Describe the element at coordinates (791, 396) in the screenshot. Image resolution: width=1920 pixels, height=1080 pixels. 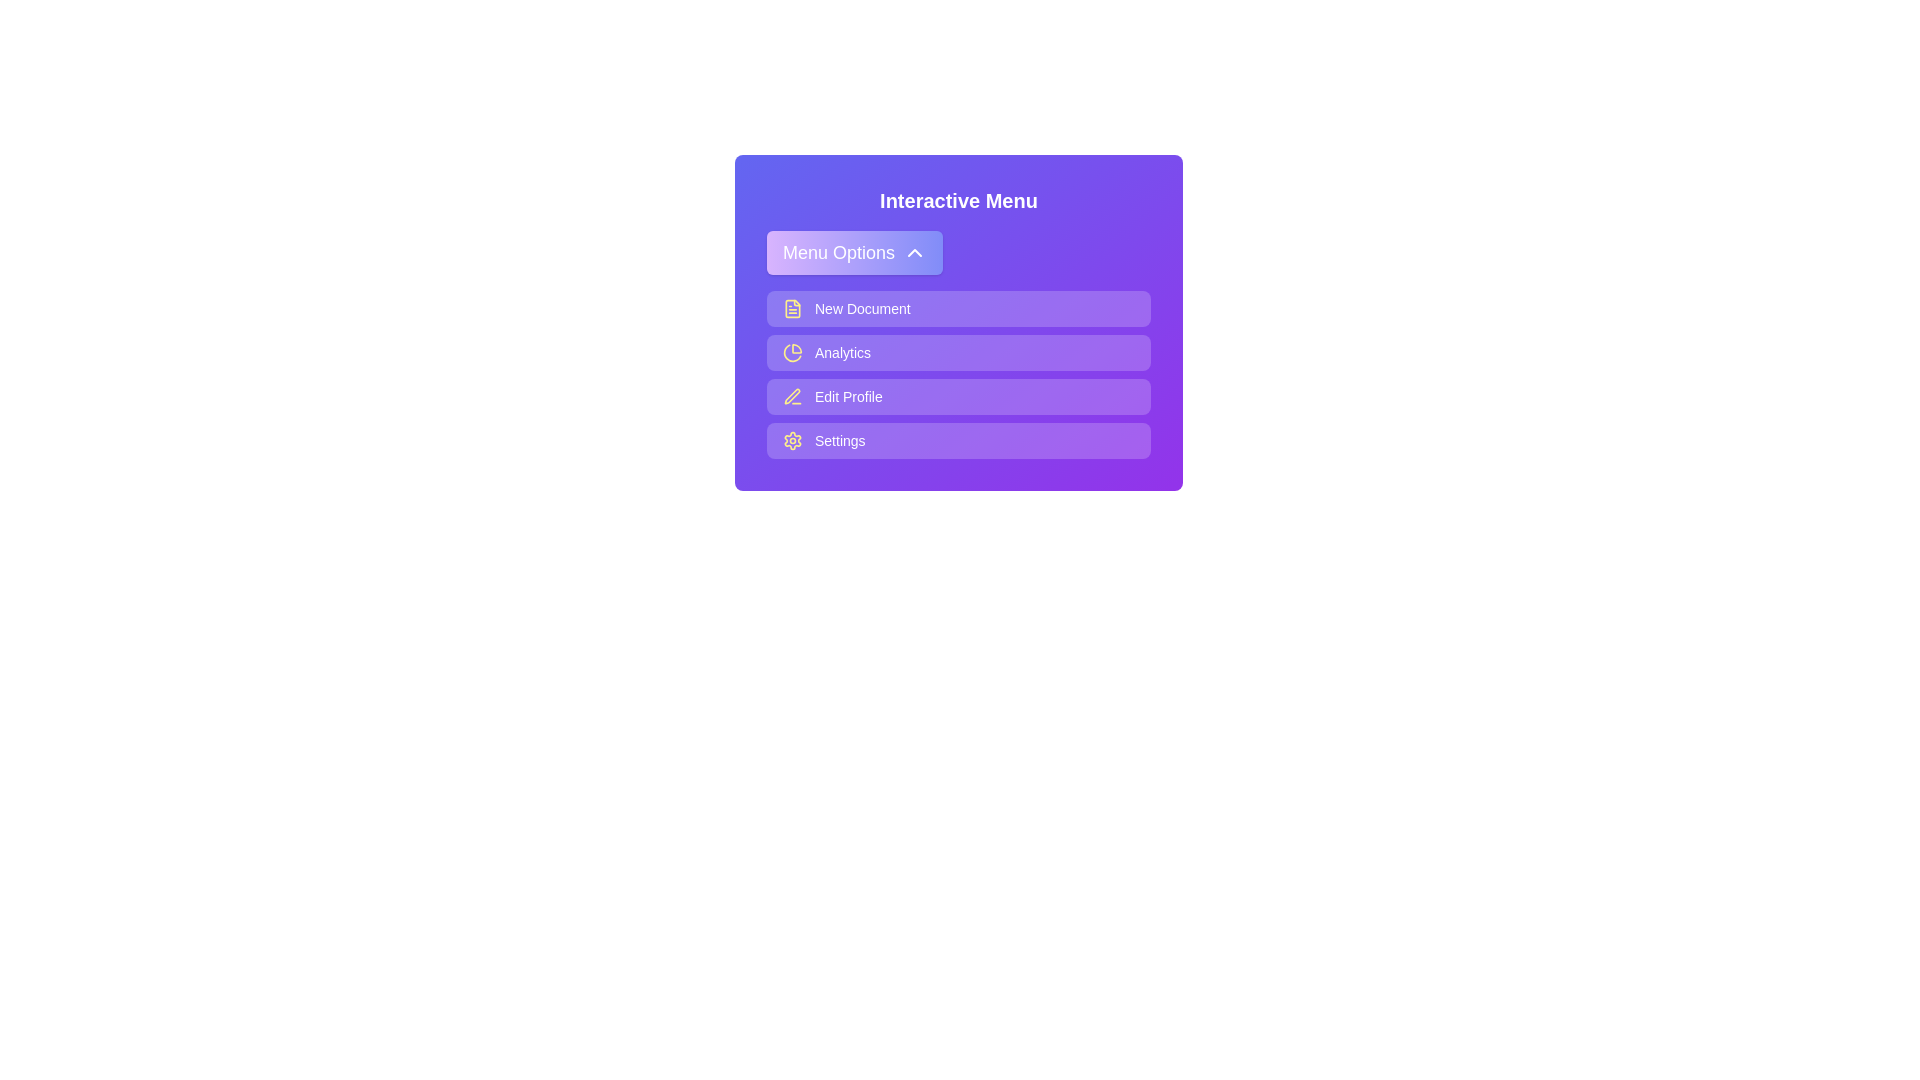
I see `the pen icon located within the 'Edit Profile' button, which is positioned at the leftmost part of the button` at that location.